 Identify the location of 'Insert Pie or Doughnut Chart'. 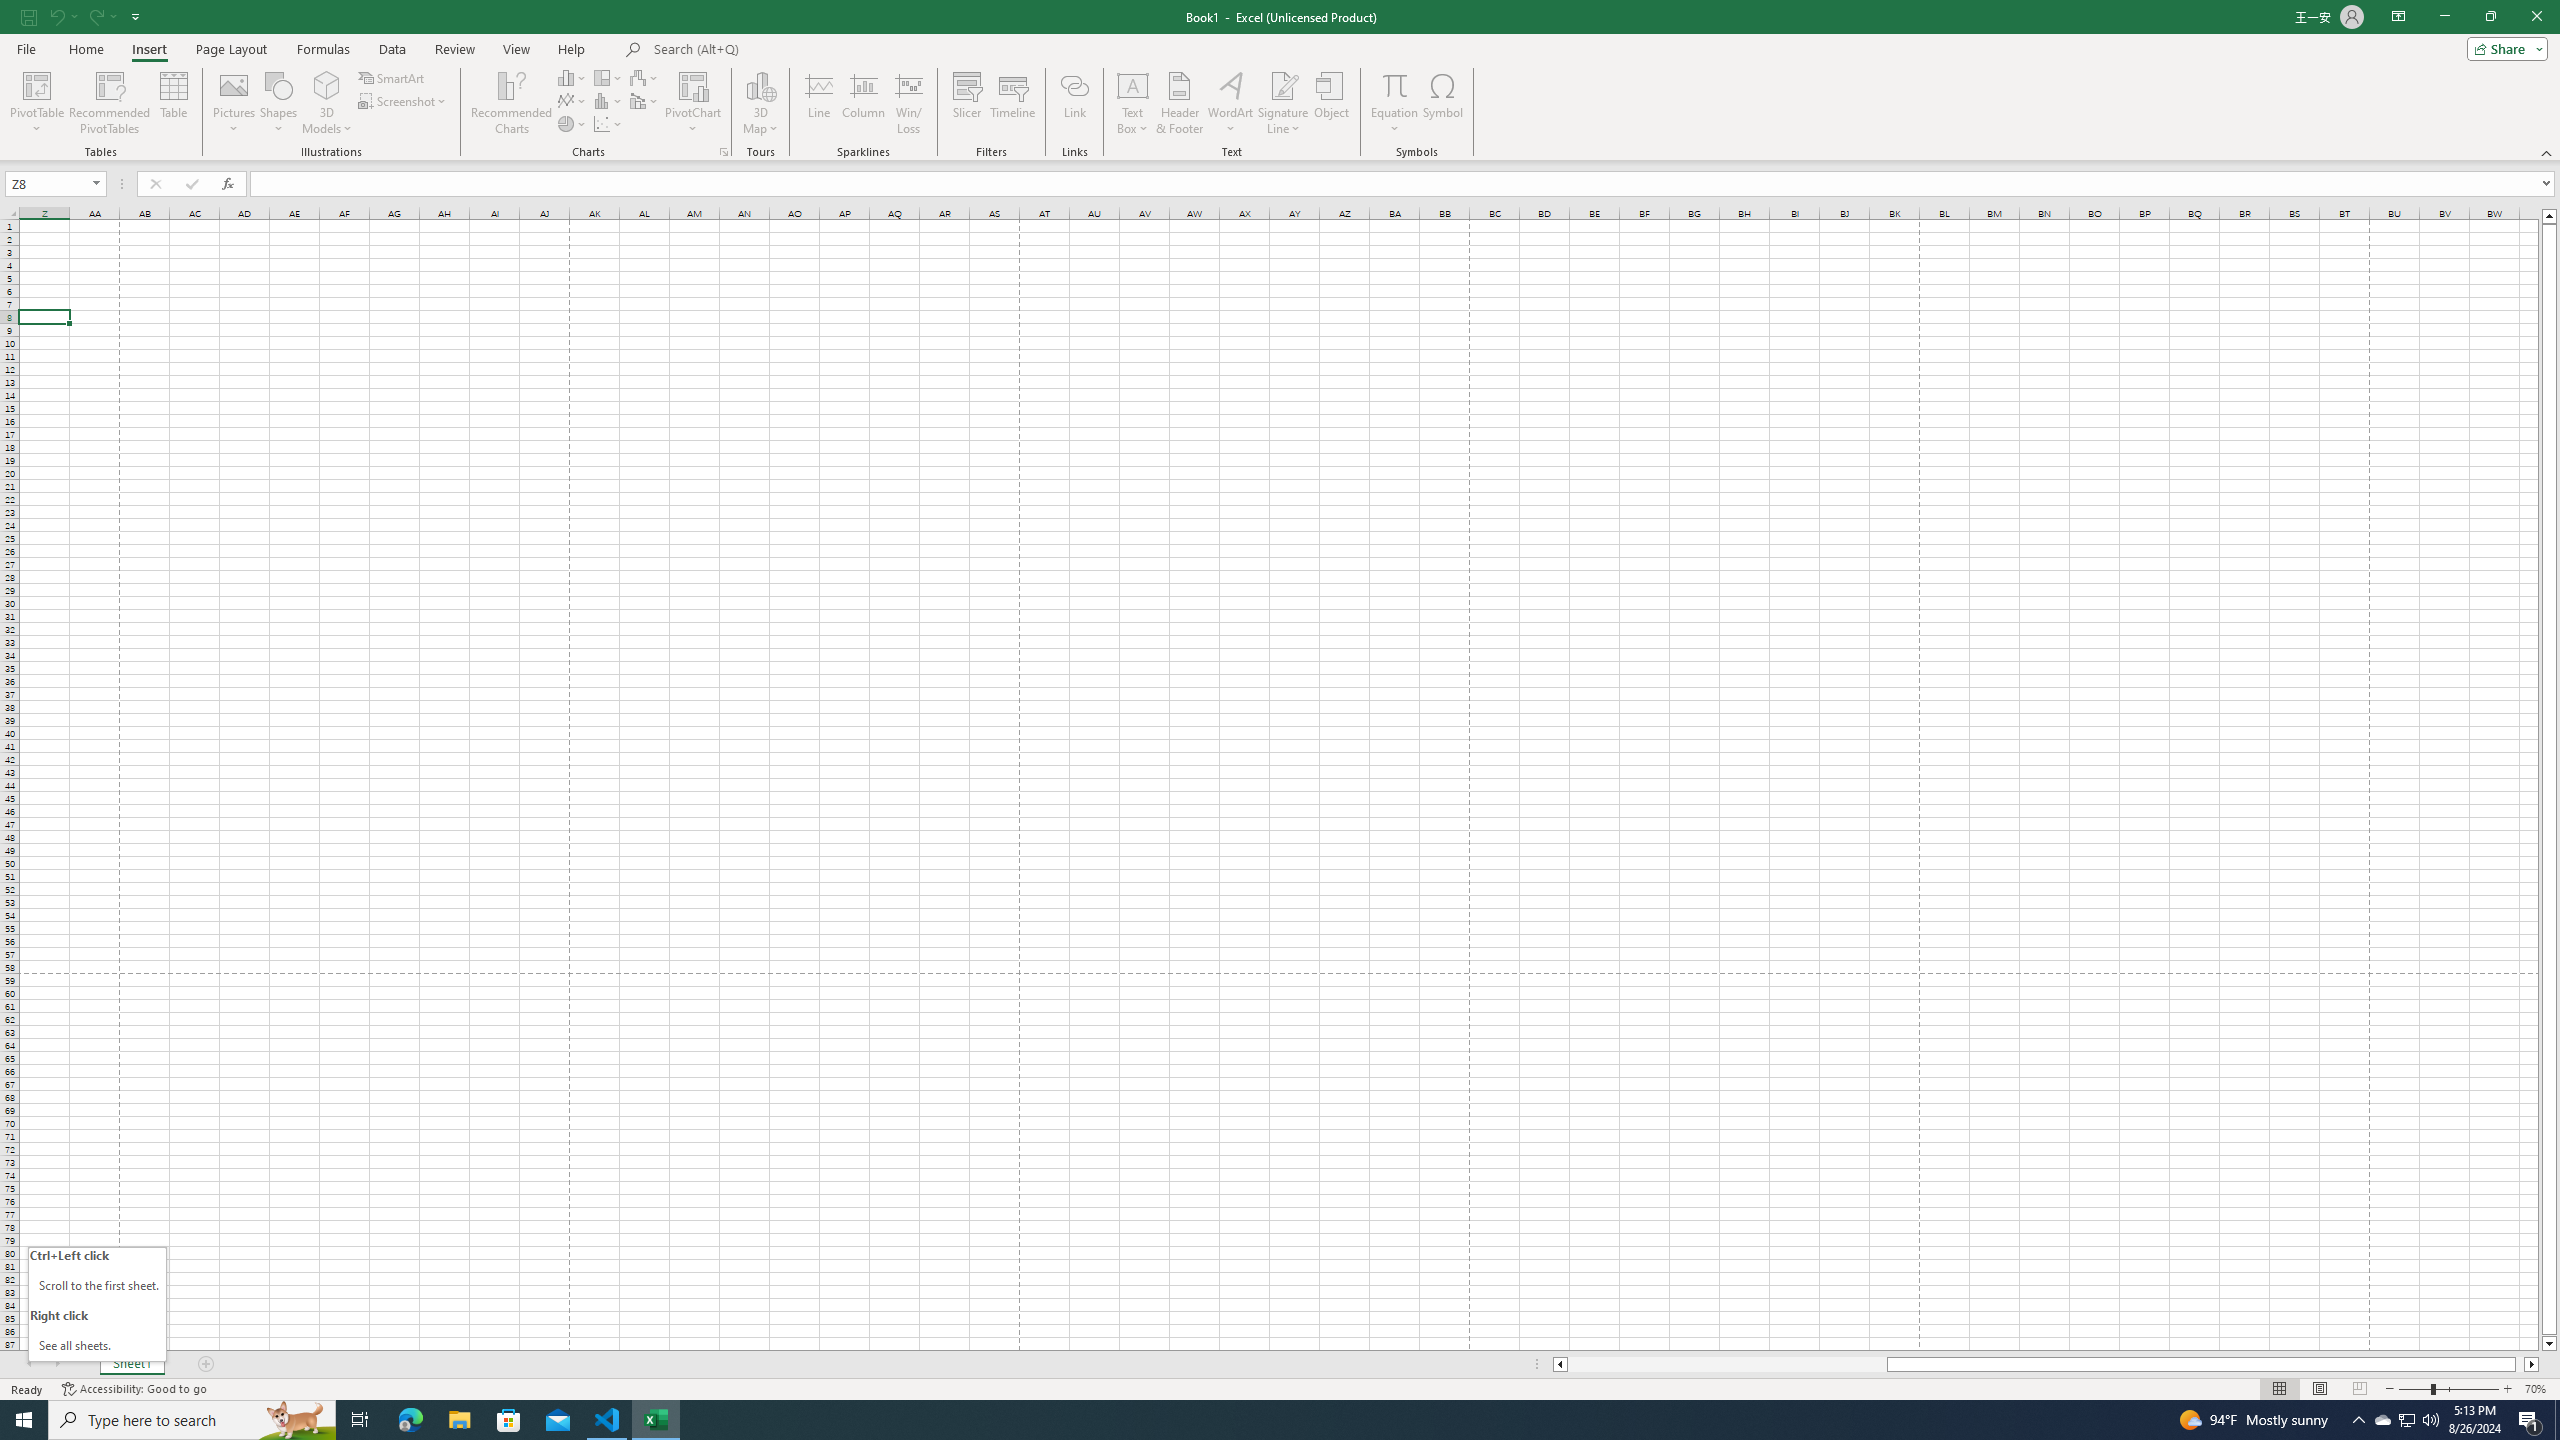
(572, 122).